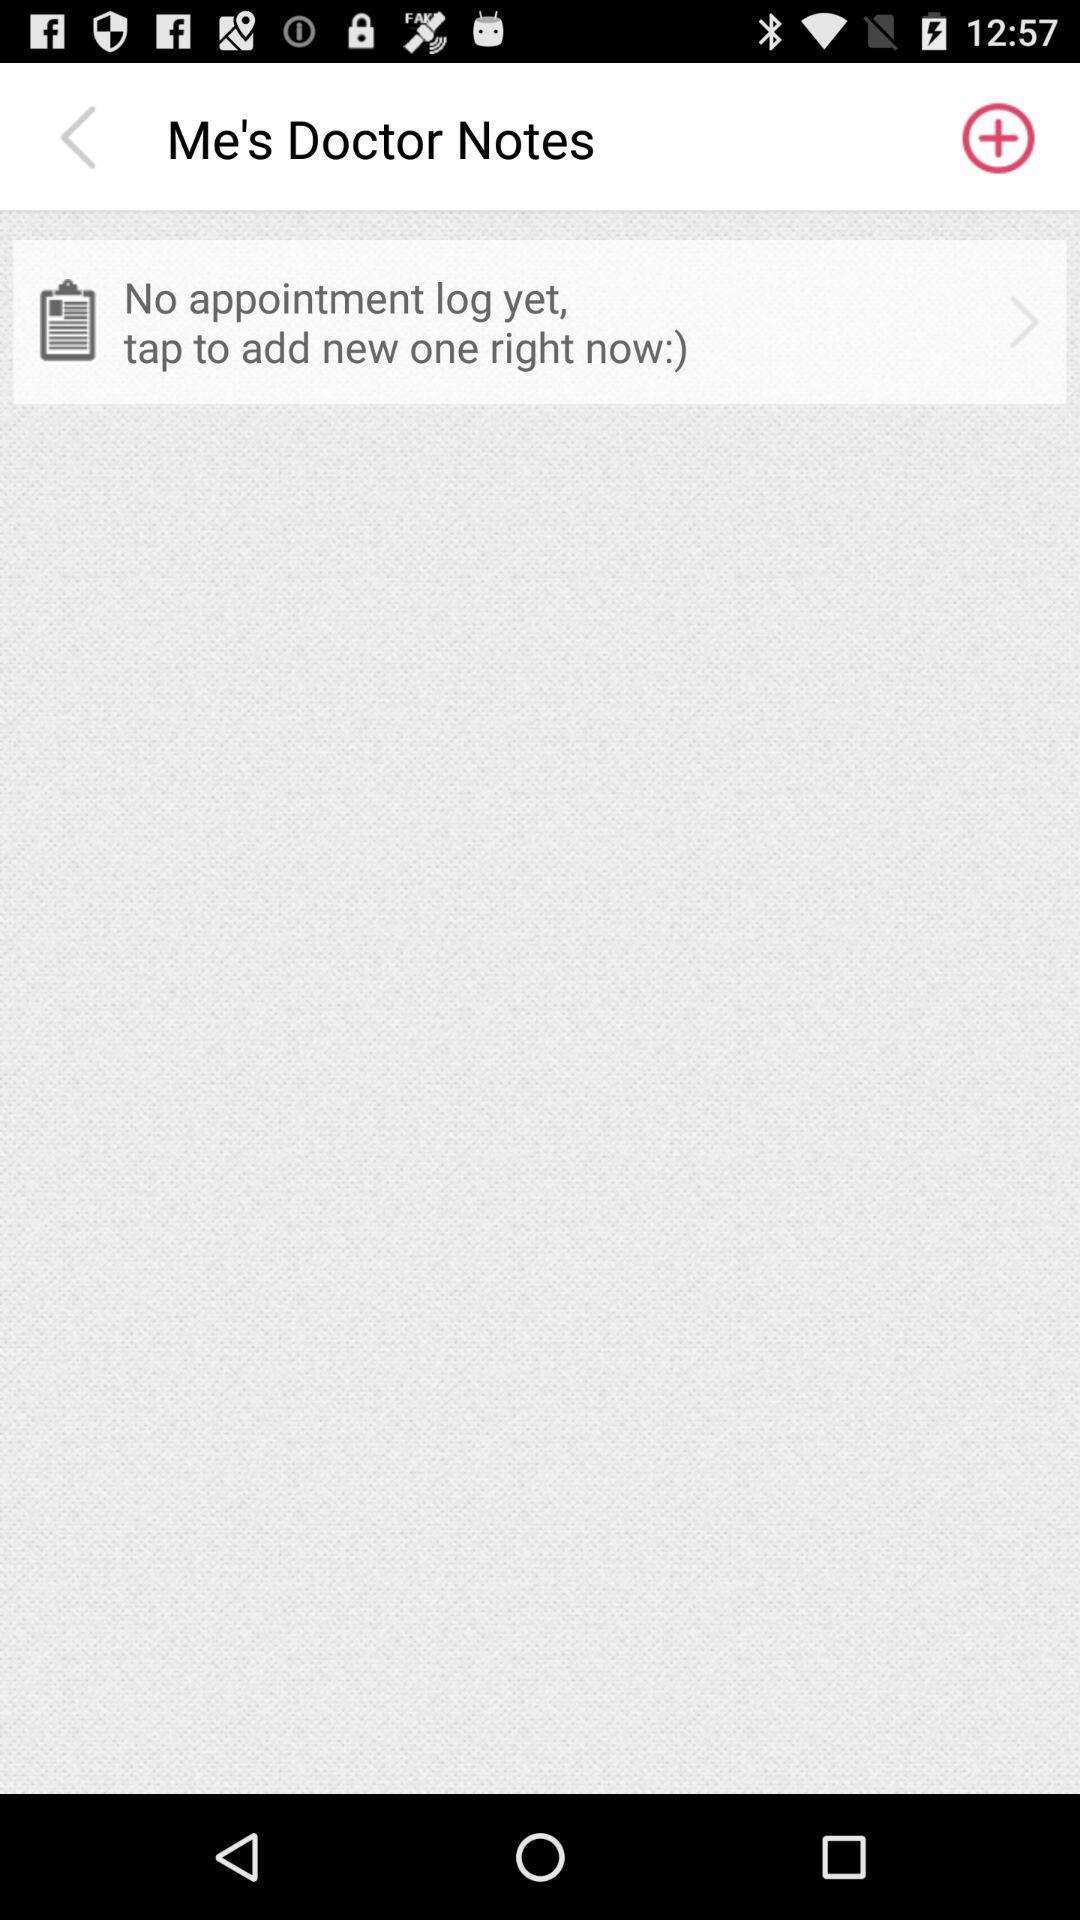 The image size is (1080, 1920). I want to click on the app next to the me s doctor item, so click(996, 137).